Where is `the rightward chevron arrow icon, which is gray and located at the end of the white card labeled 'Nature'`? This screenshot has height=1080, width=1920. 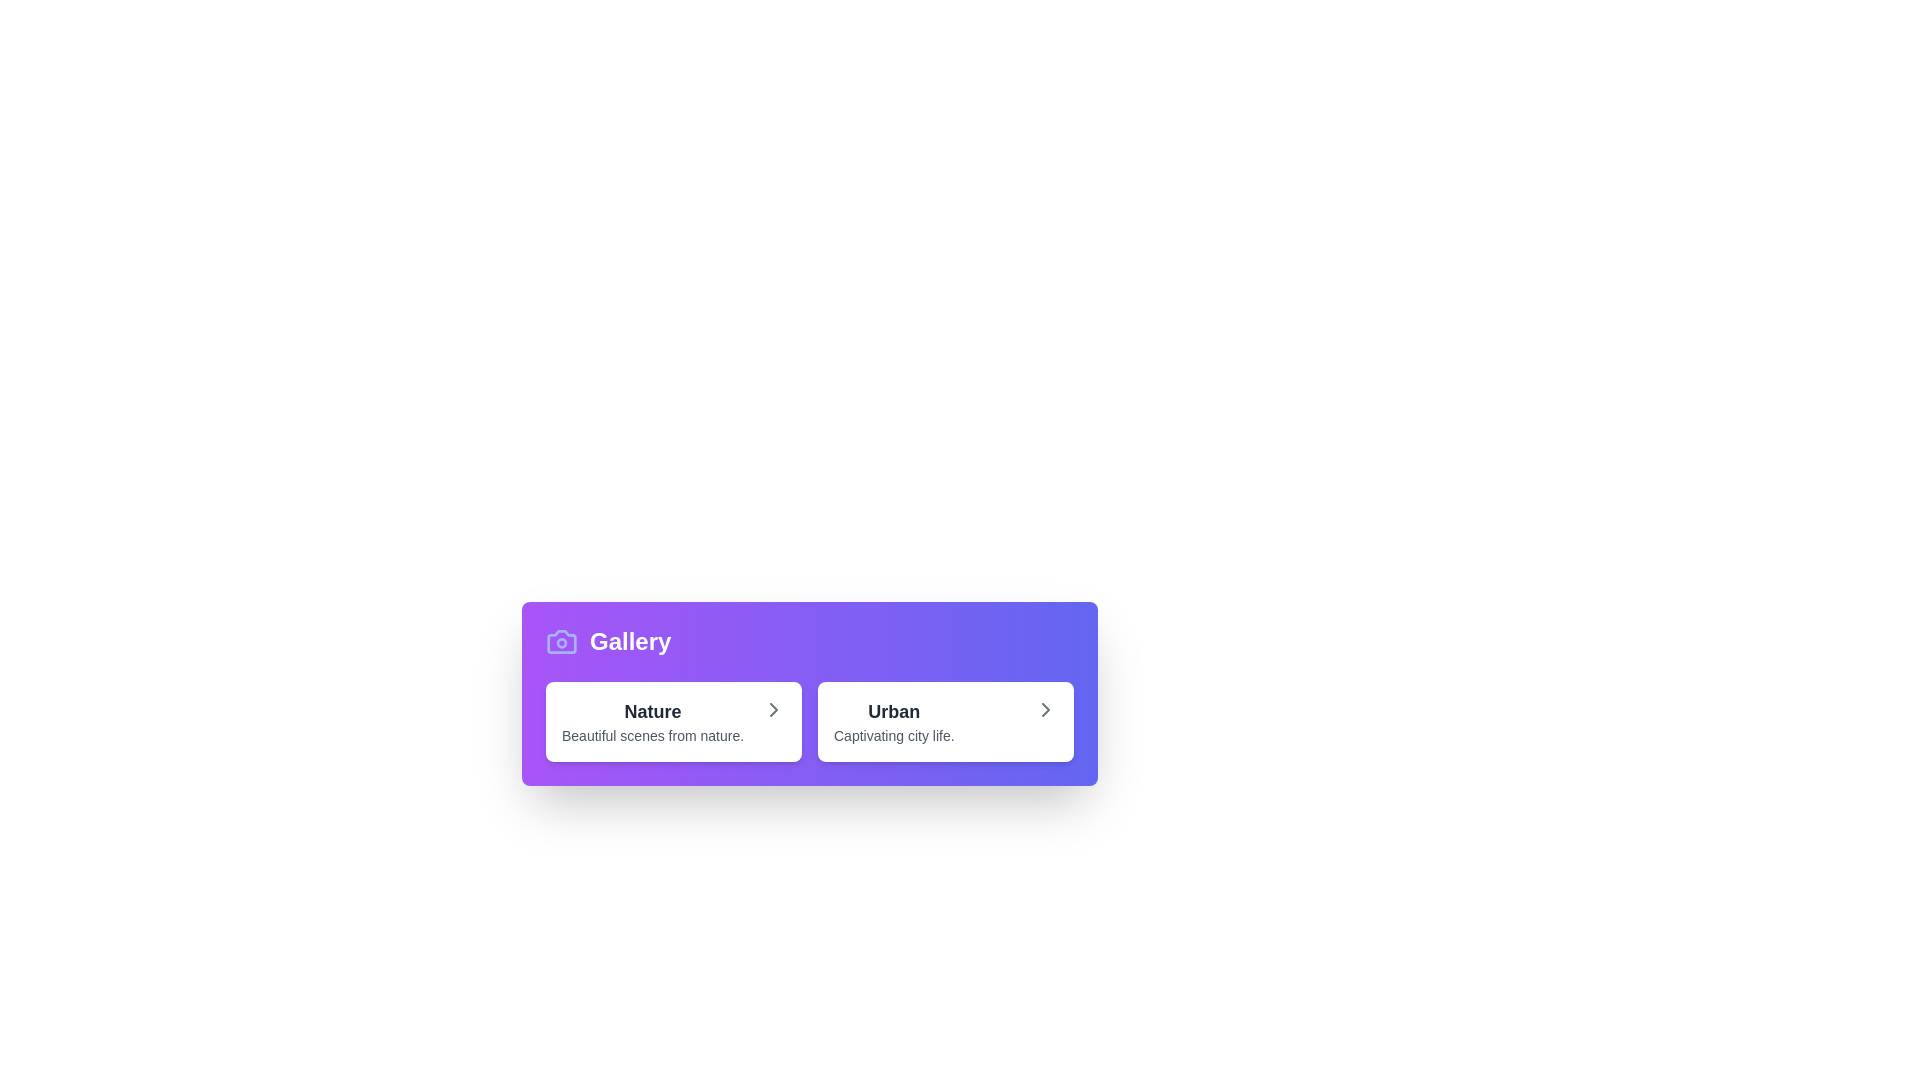
the rightward chevron arrow icon, which is gray and located at the end of the white card labeled 'Nature' is located at coordinates (772, 708).